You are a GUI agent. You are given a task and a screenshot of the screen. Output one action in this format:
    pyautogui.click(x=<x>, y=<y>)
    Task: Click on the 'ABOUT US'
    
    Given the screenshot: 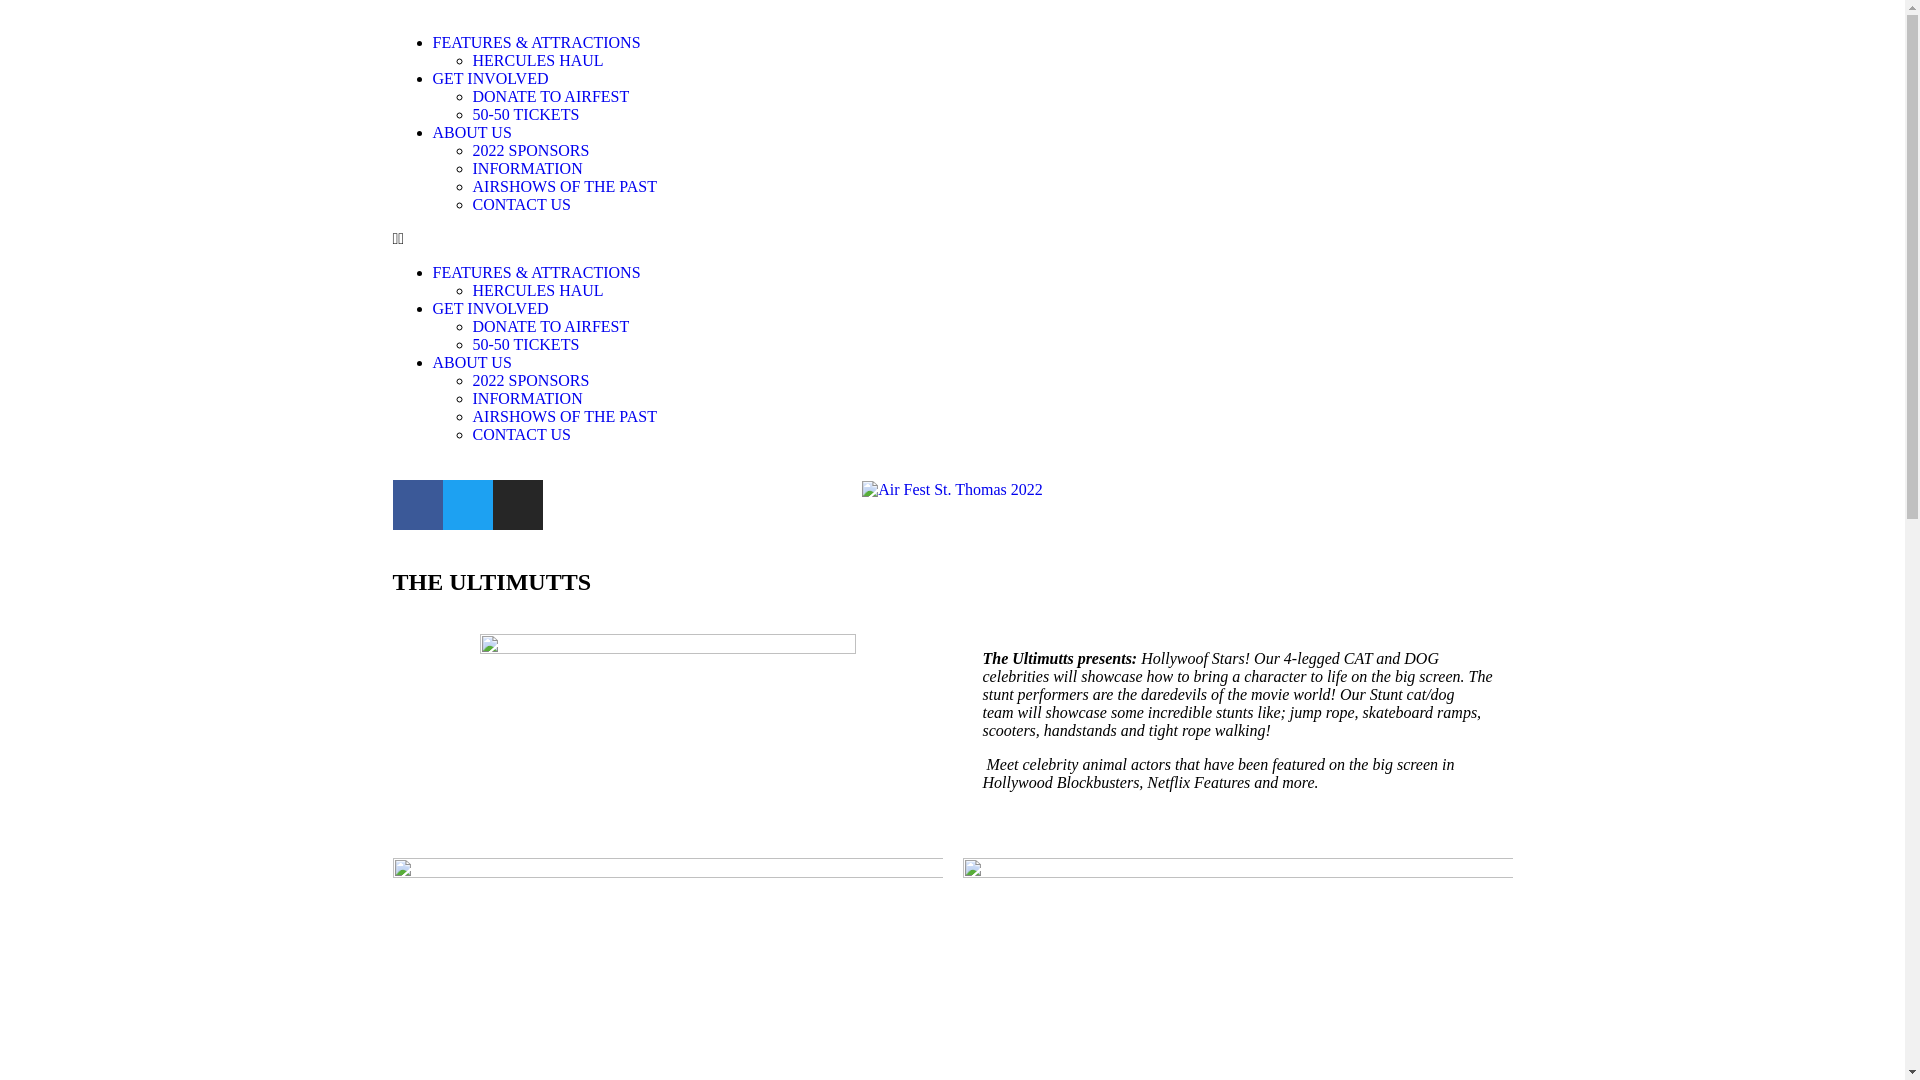 What is the action you would take?
    pyautogui.click(x=470, y=362)
    